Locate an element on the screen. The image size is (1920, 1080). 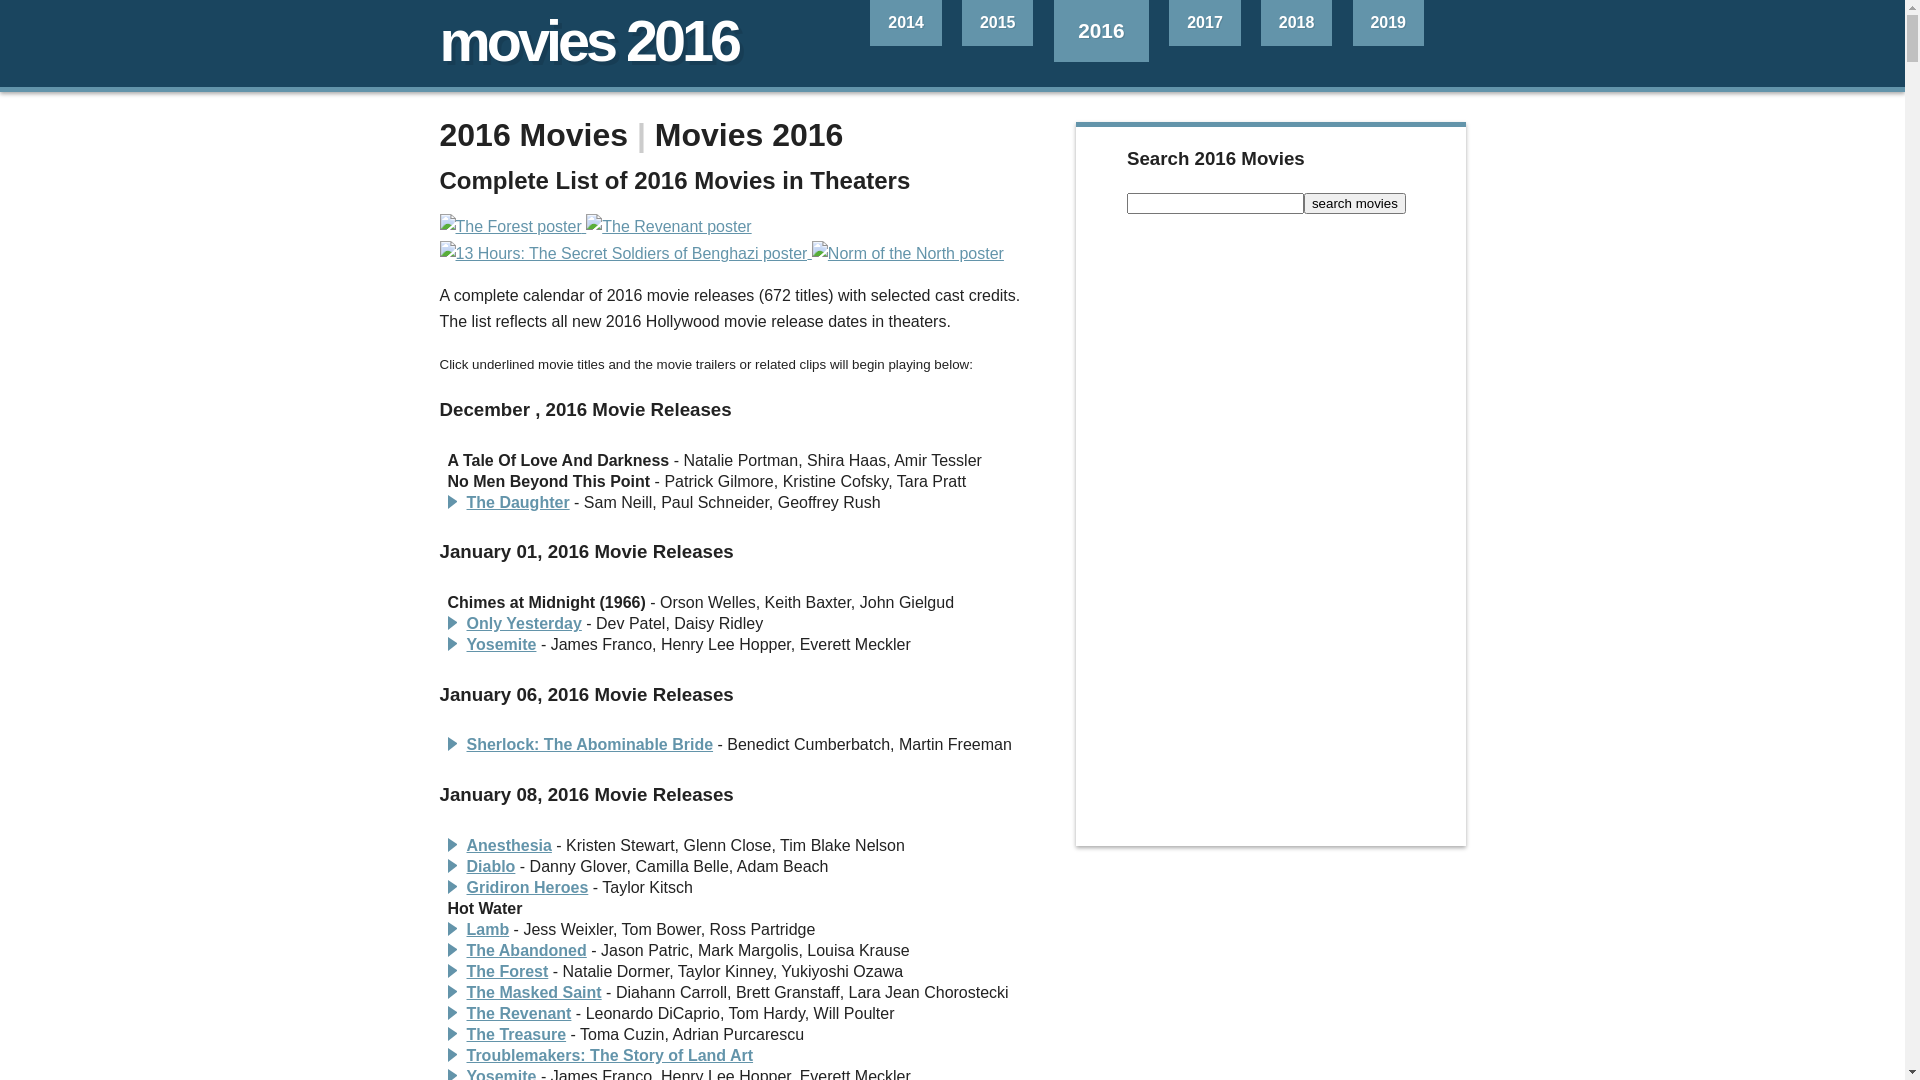
'search movies' is located at coordinates (1354, 203).